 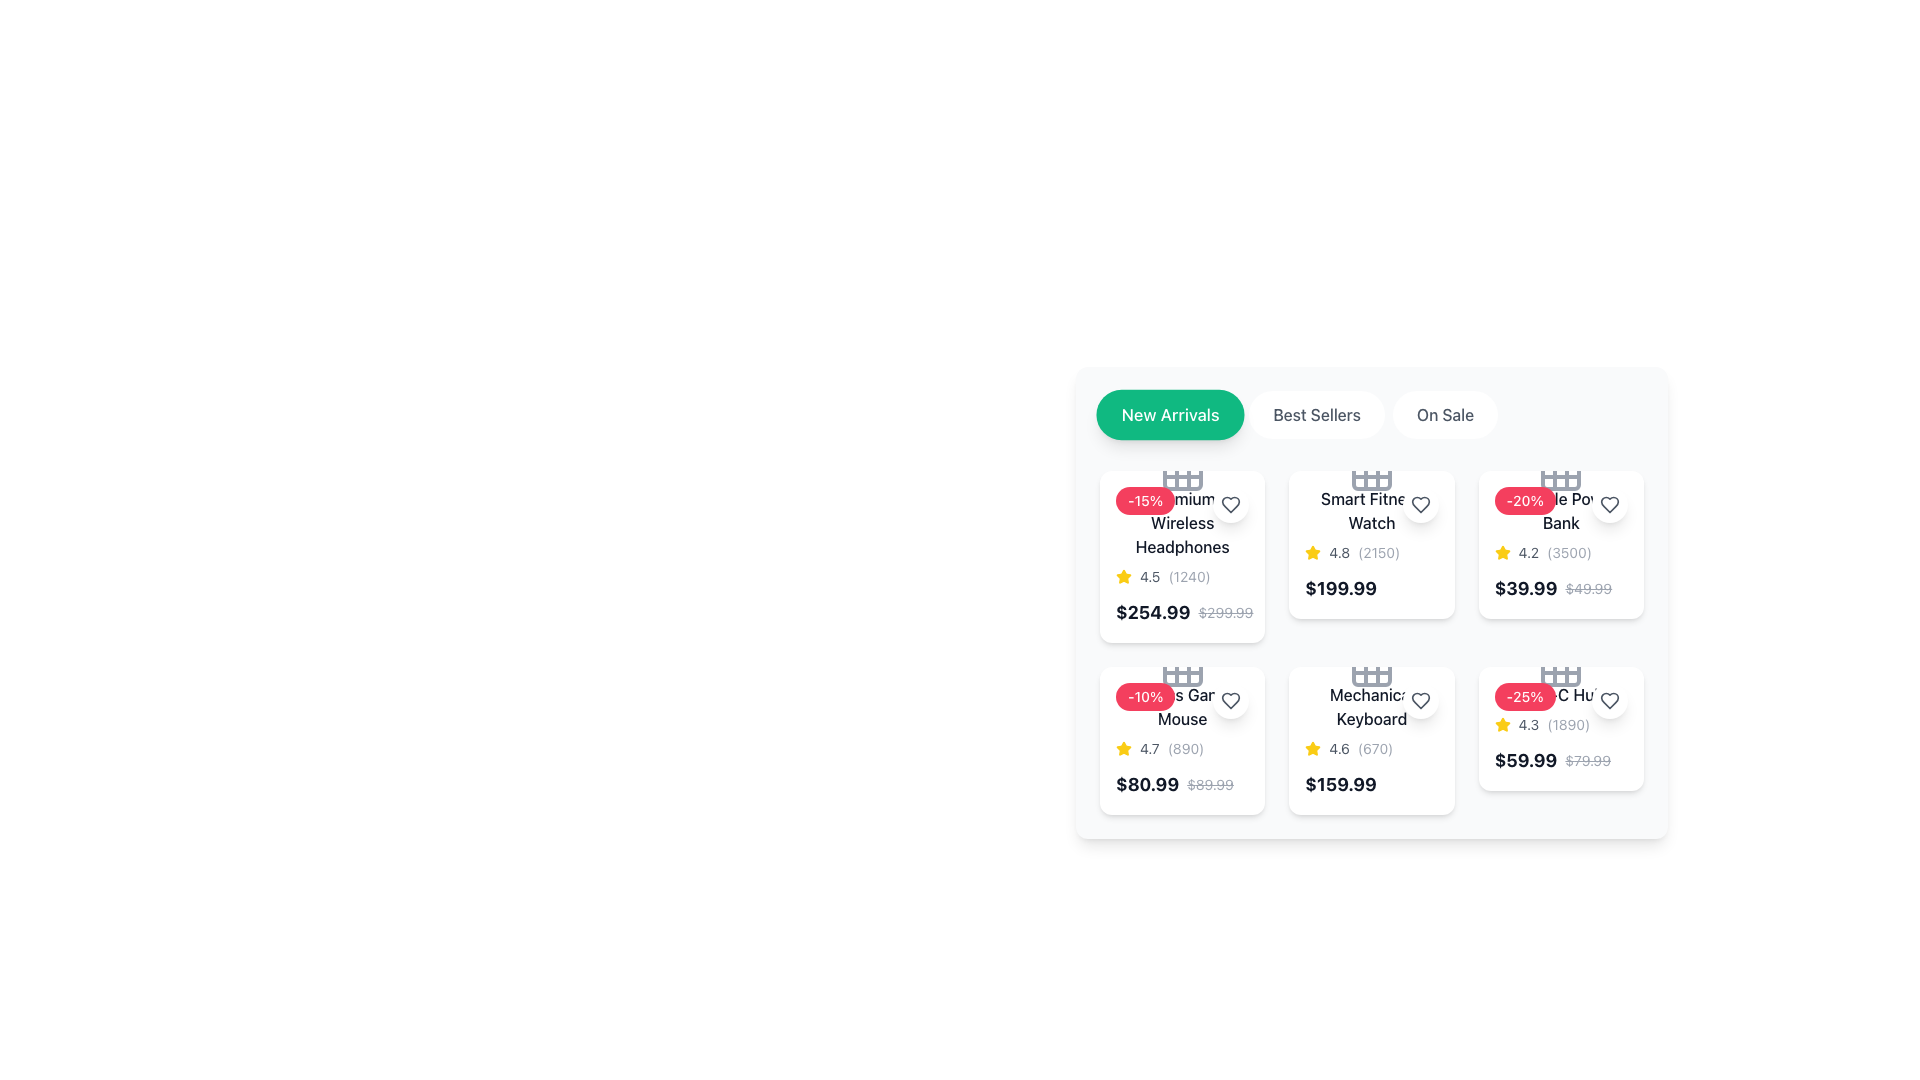 What do you see at coordinates (1230, 700) in the screenshot?
I see `the second heart-shaped button in the top-right corner of the 'Gaming Mouse' product tile card` at bounding box center [1230, 700].